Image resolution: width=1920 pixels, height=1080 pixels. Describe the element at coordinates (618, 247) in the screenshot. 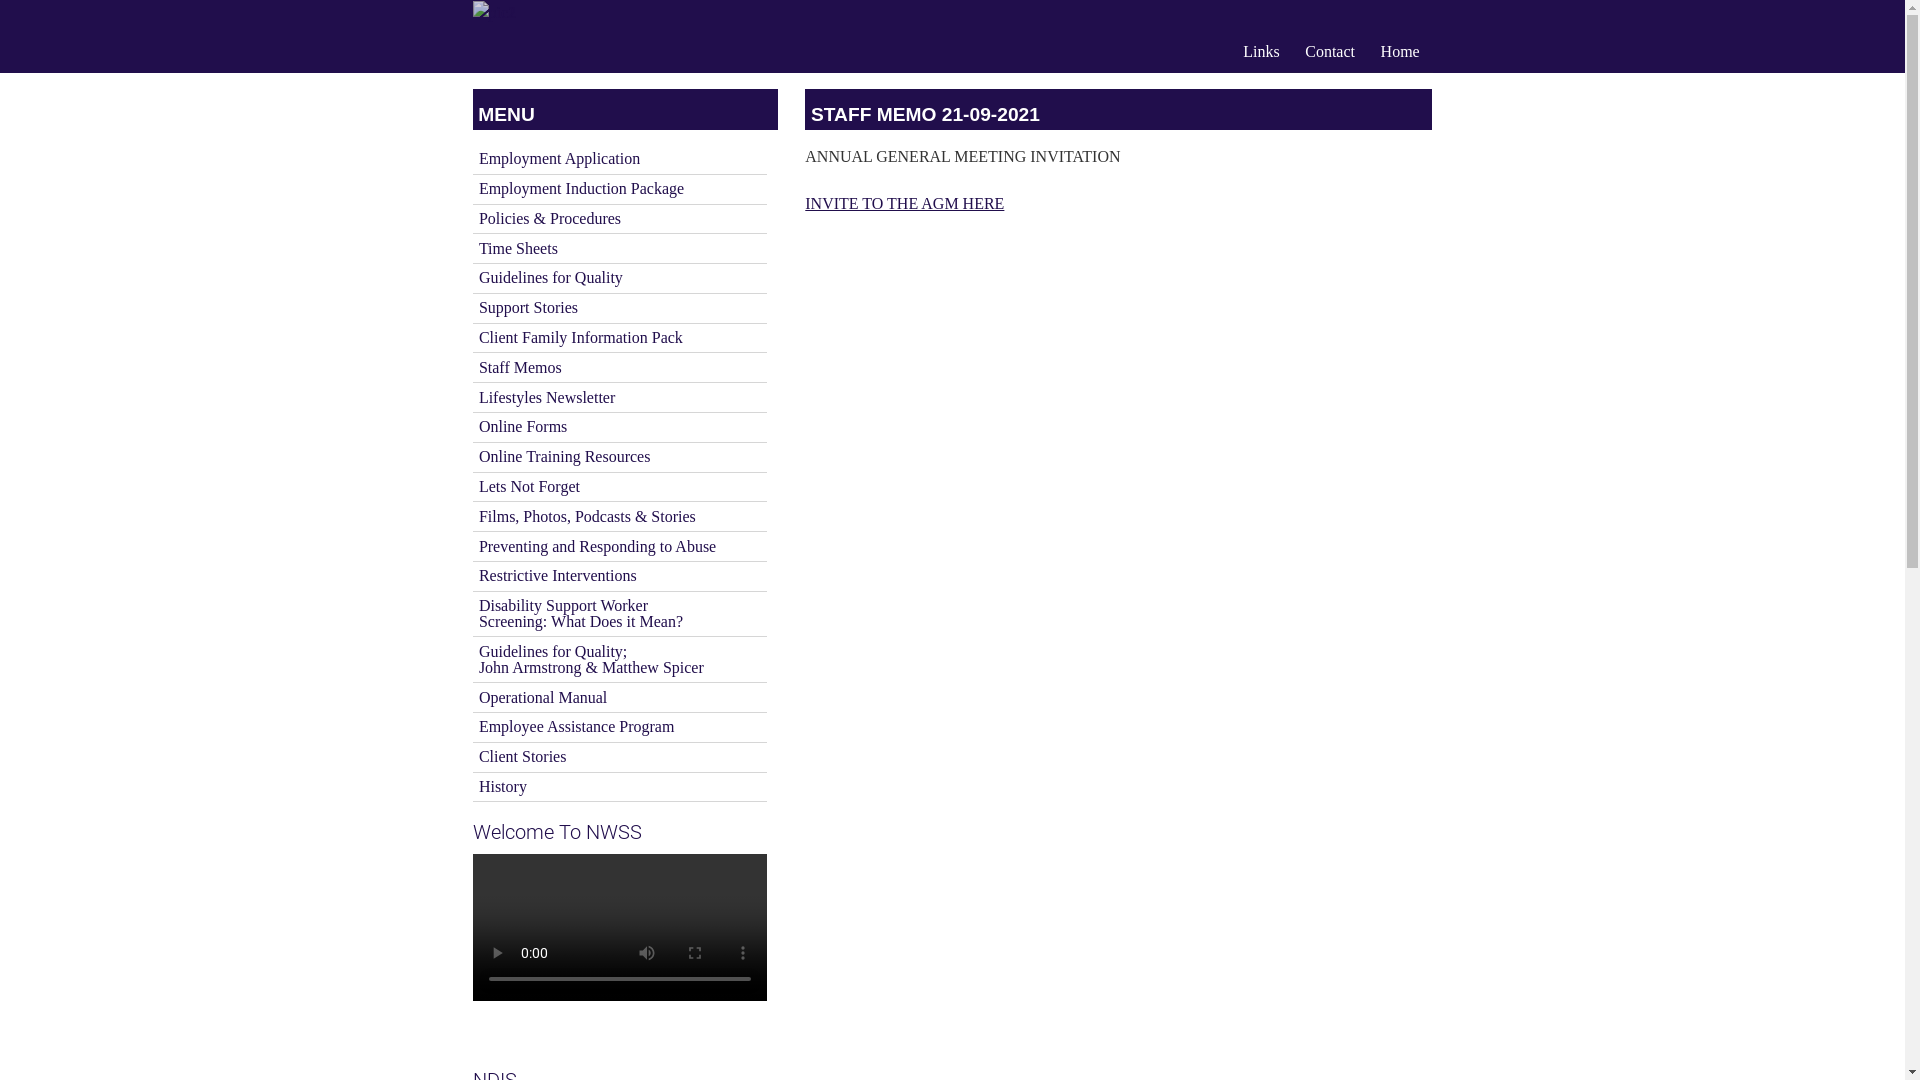

I see `'Time Sheets'` at that location.